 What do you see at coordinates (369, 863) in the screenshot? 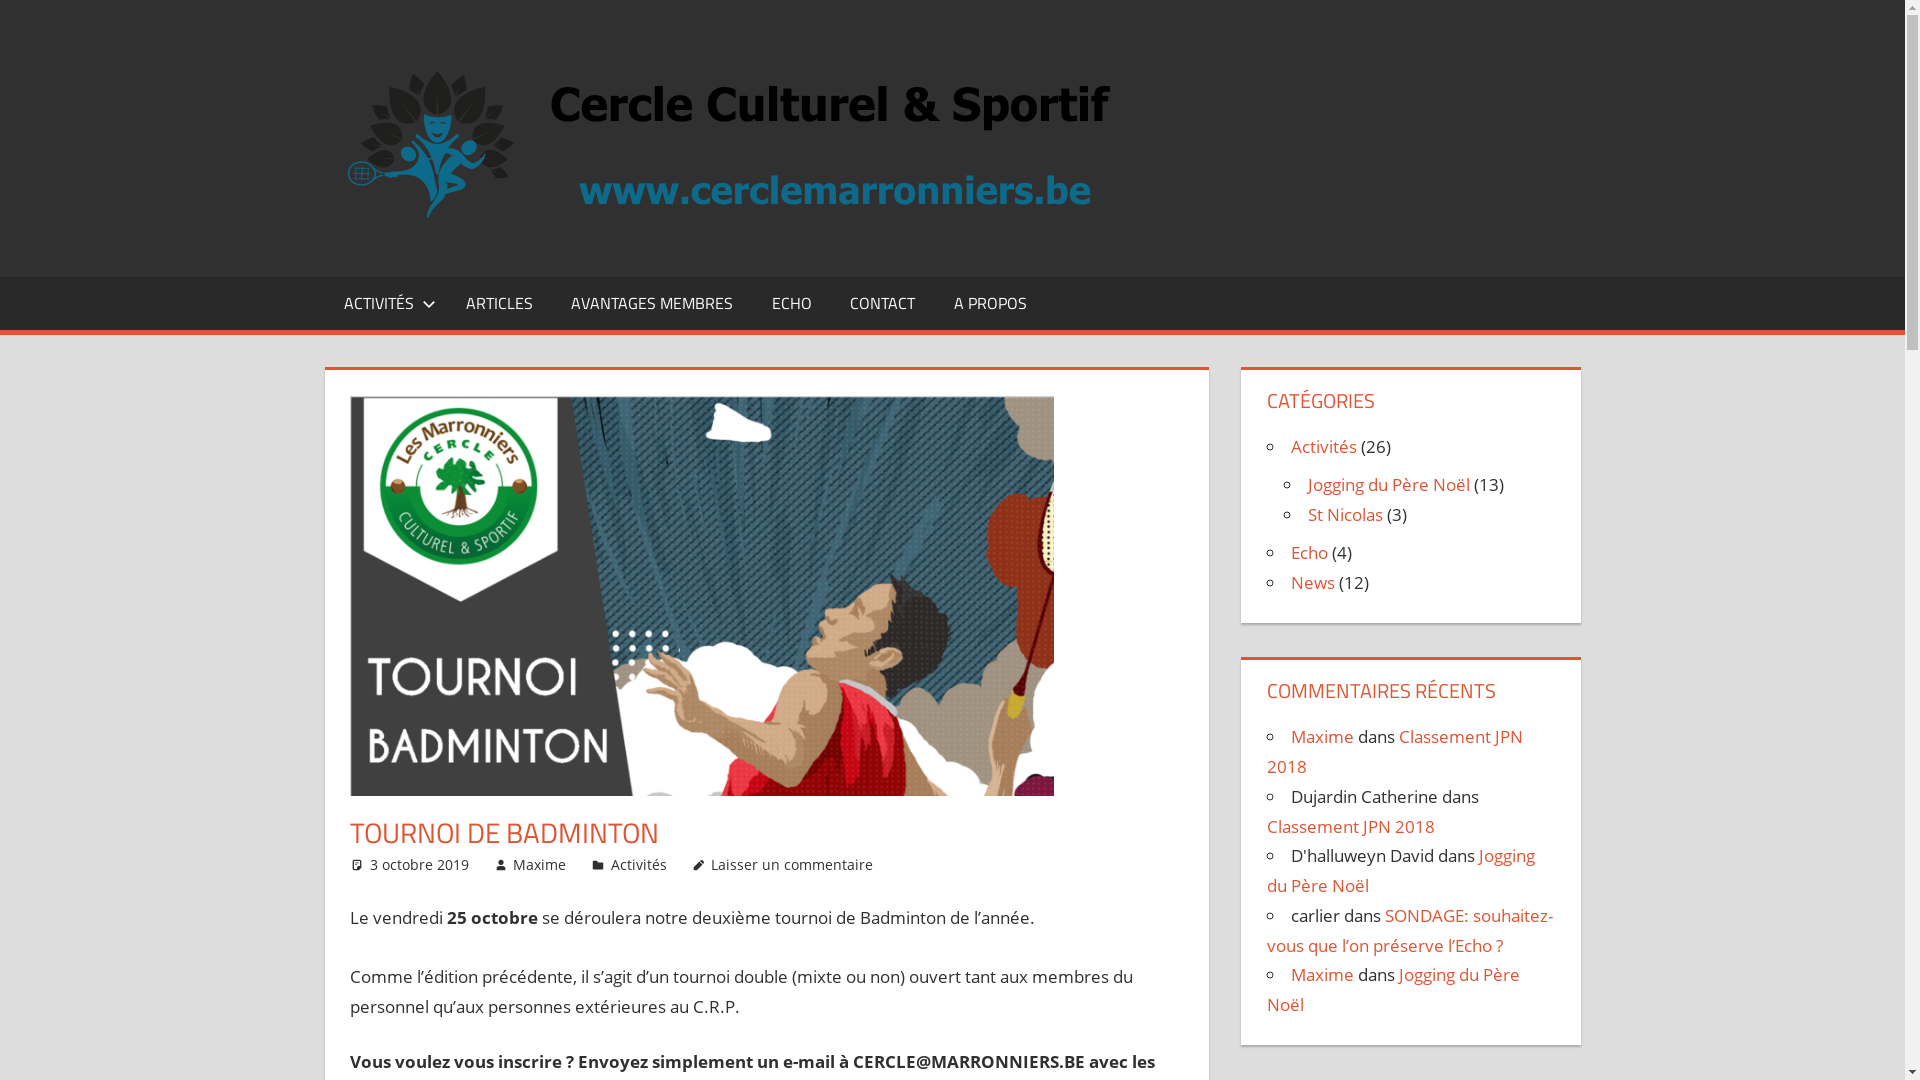
I see `'3 octobre 2019'` at bounding box center [369, 863].